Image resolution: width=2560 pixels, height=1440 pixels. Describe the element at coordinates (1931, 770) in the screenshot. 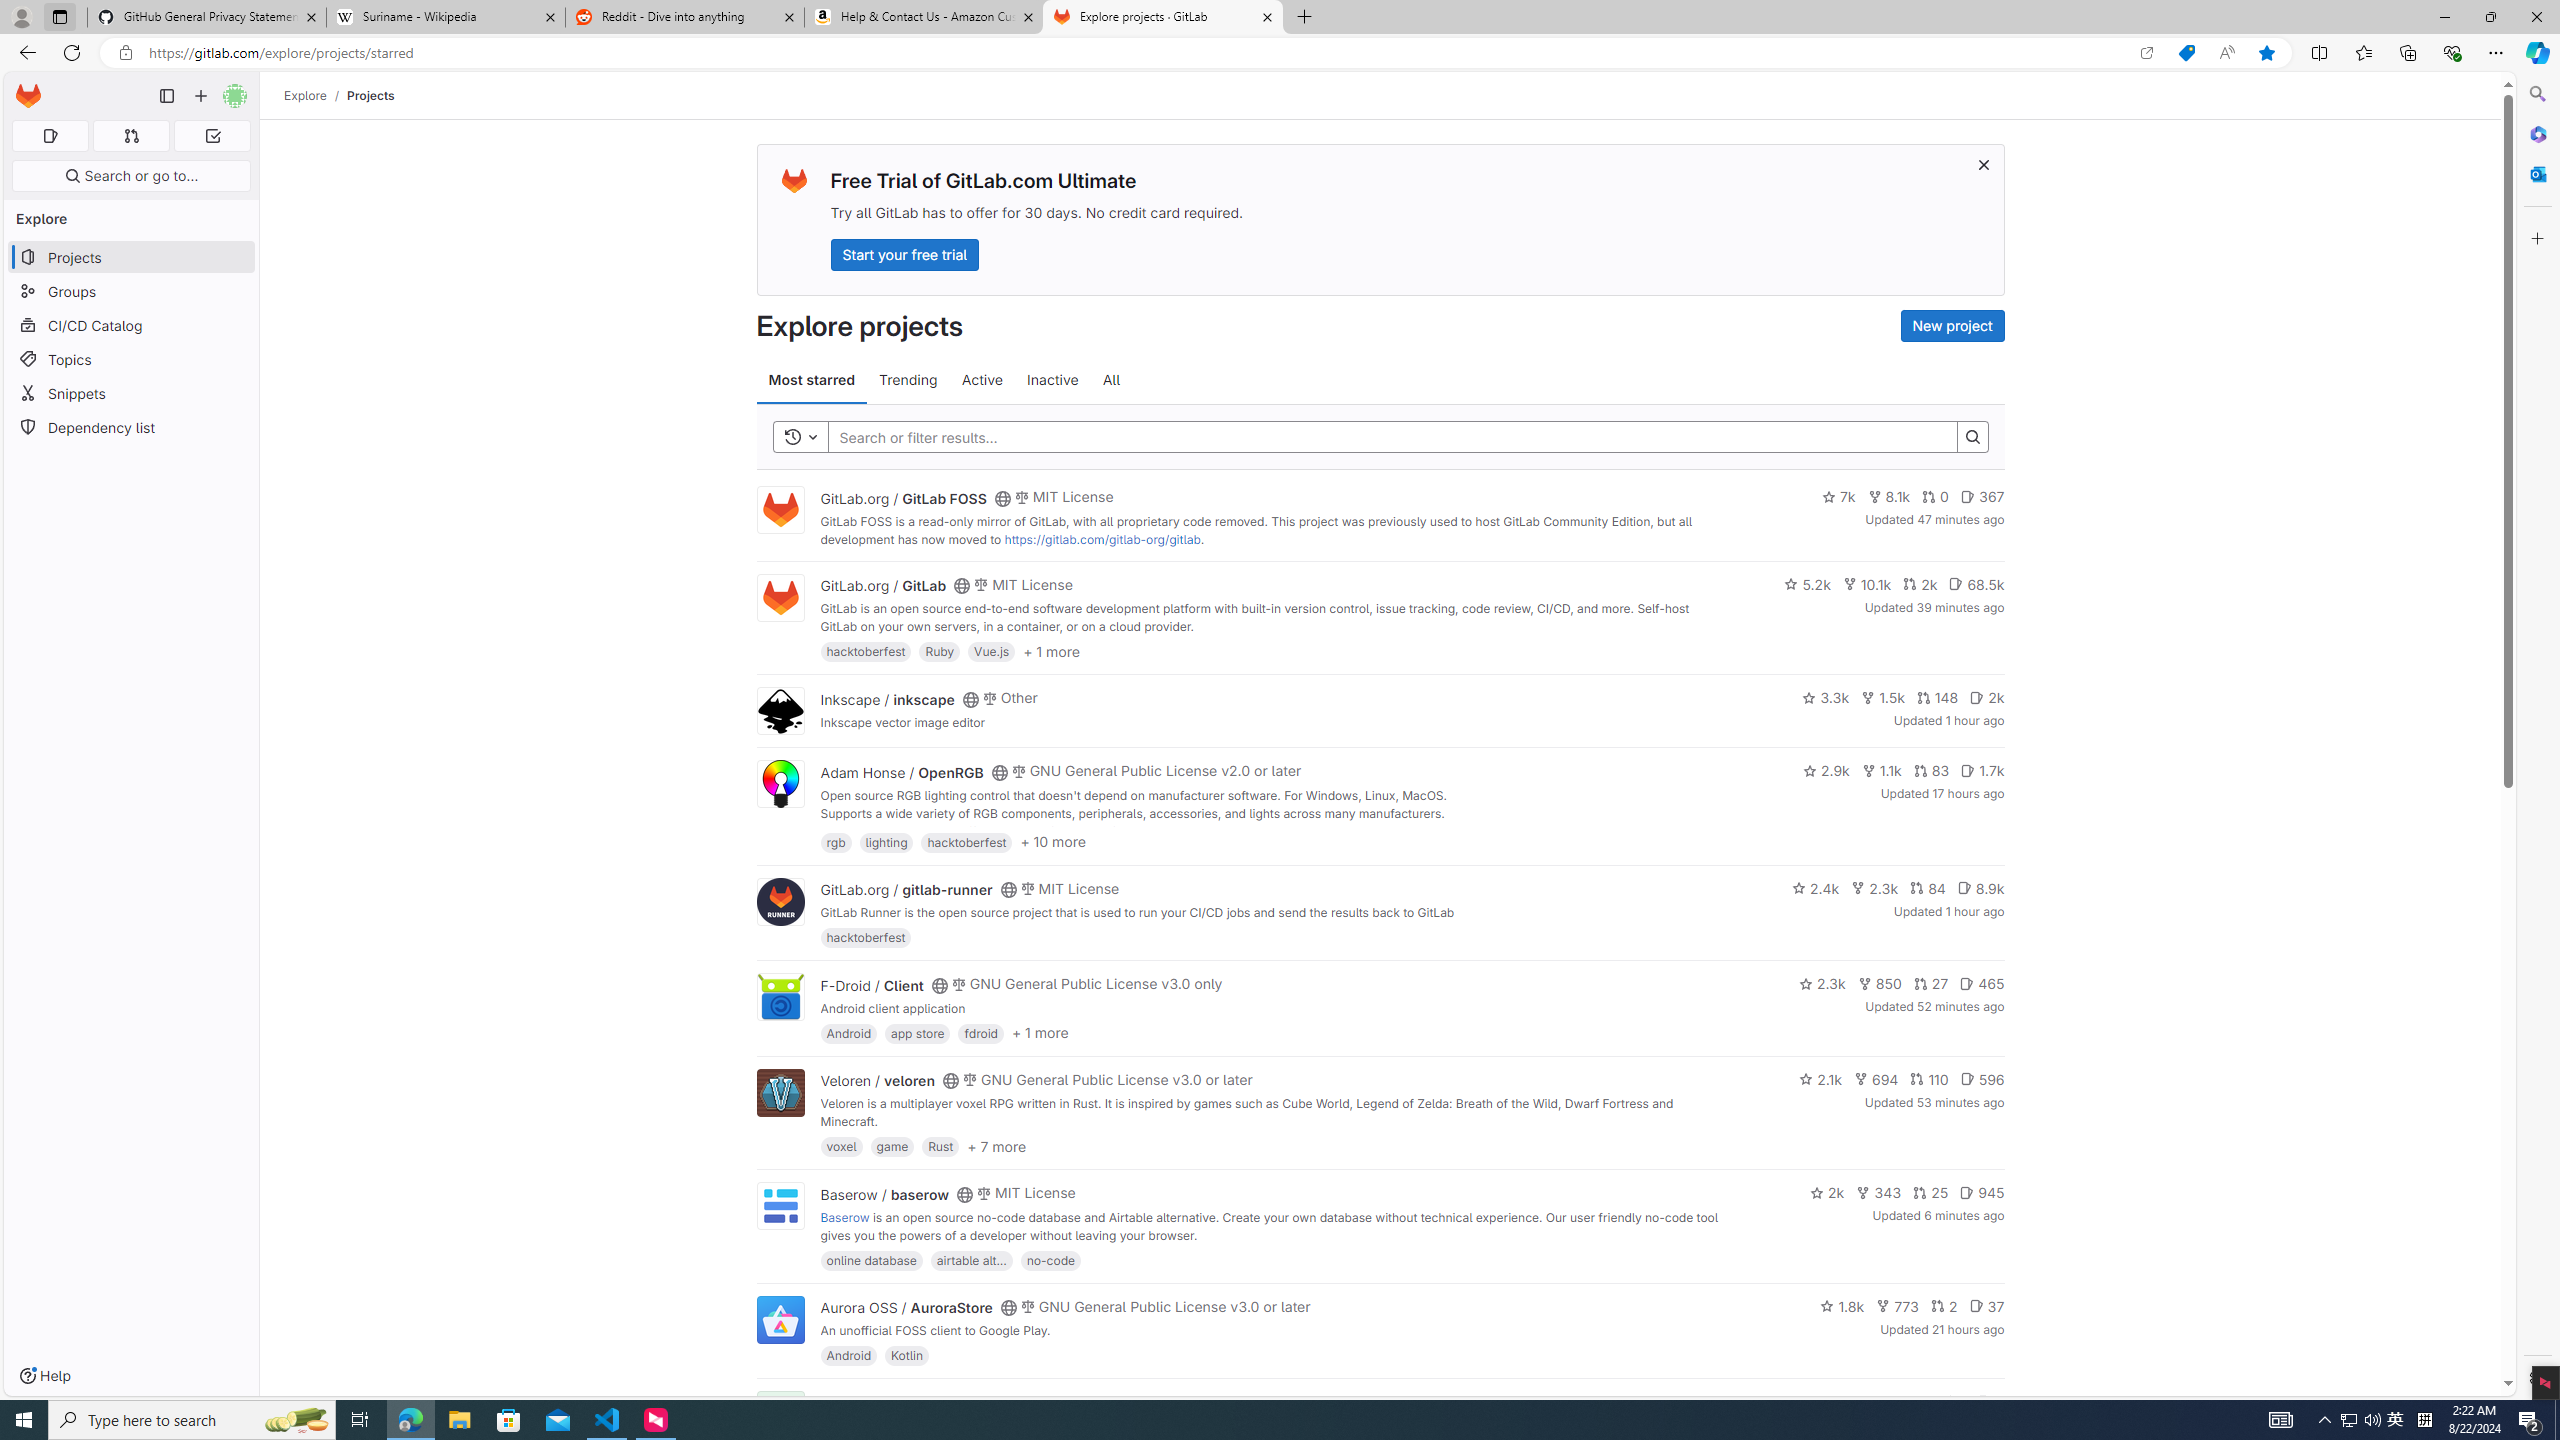

I see `'83'` at that location.